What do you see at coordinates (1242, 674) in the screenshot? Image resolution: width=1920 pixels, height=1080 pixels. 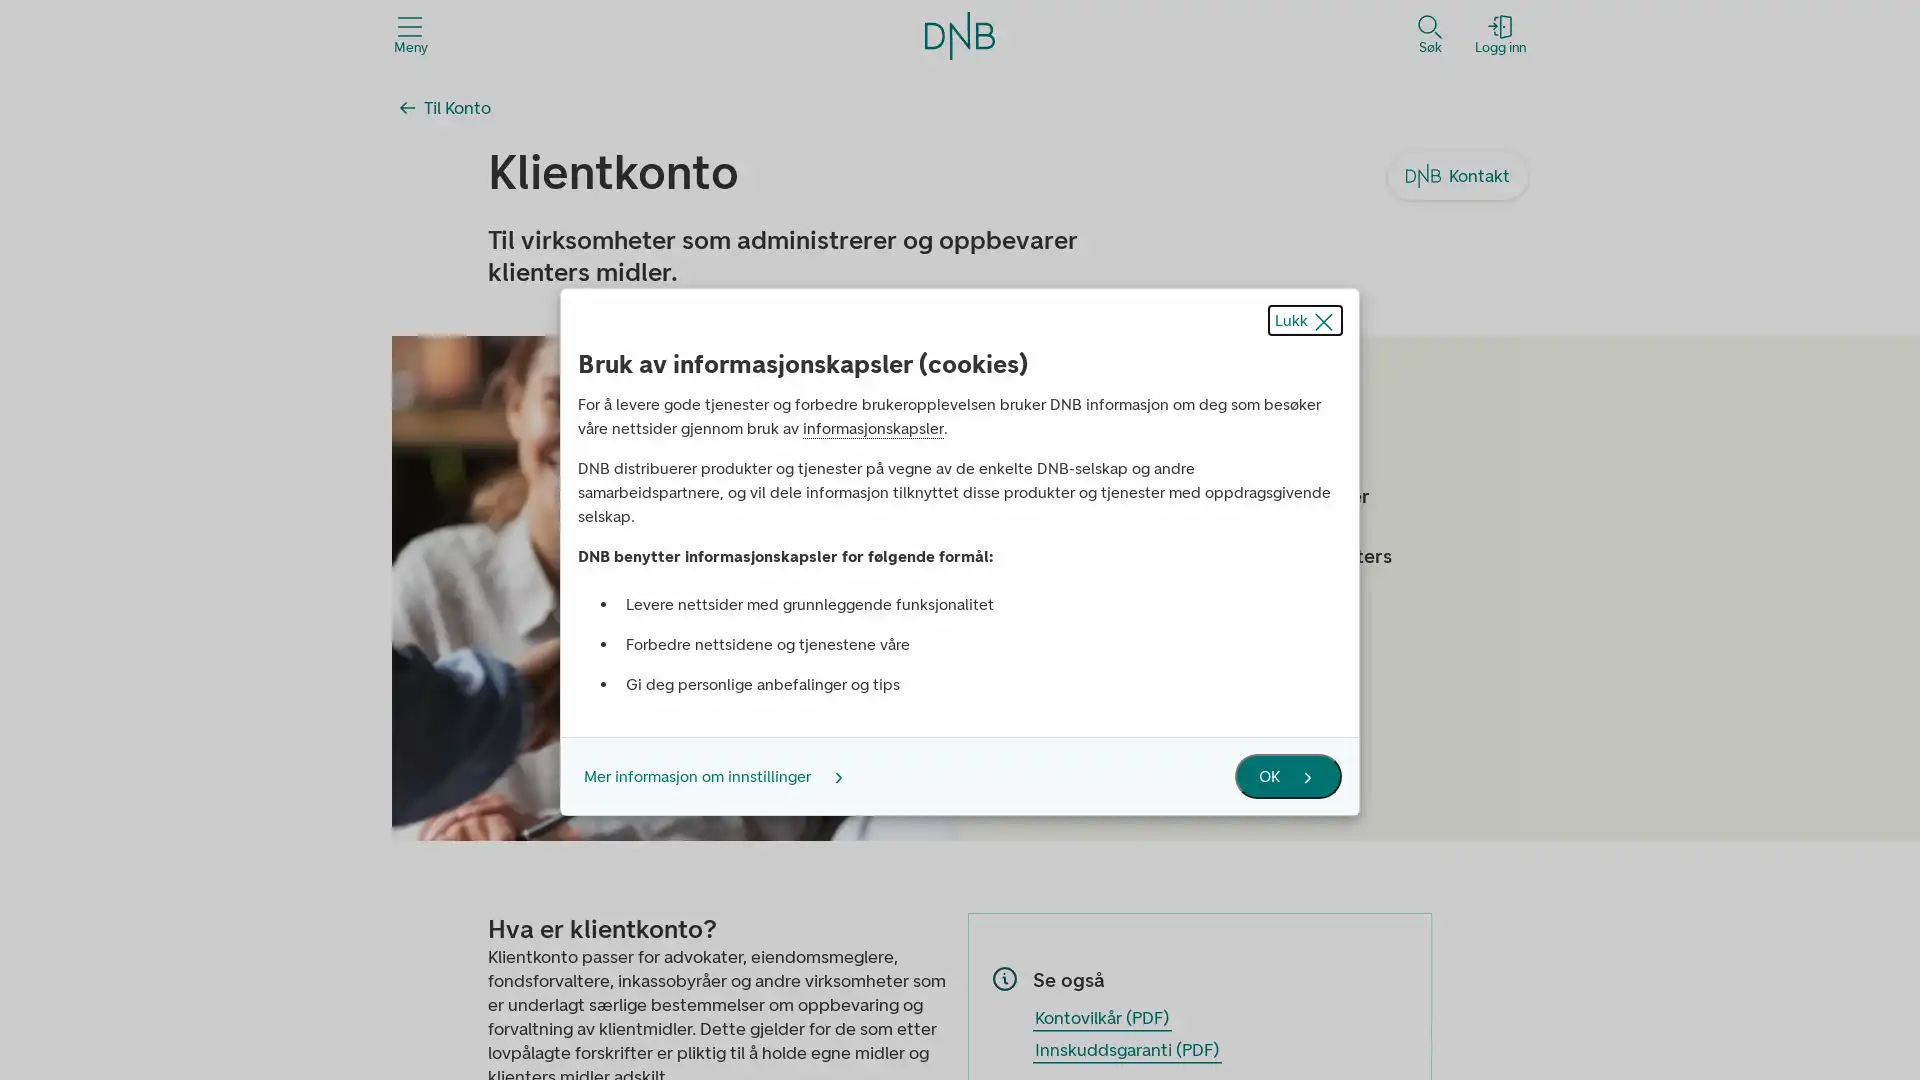 I see `Apne klientkonto` at bounding box center [1242, 674].